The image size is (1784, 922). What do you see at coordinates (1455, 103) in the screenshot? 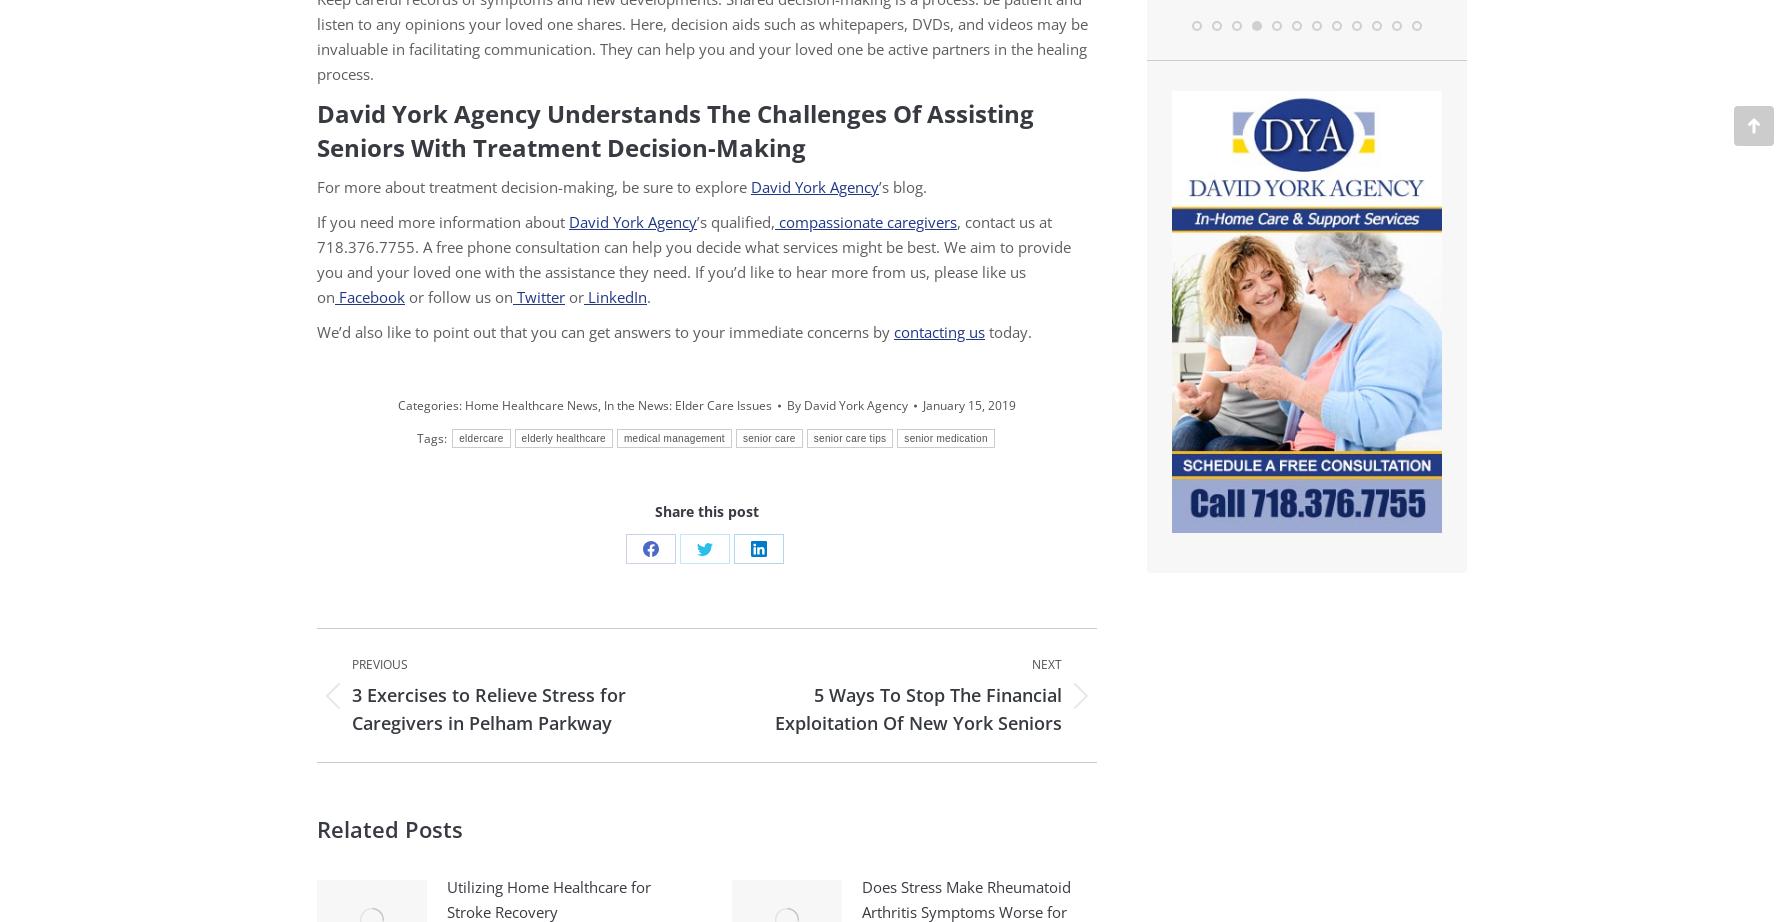
I see `'Cedarhurst, N.Y.'` at bounding box center [1455, 103].